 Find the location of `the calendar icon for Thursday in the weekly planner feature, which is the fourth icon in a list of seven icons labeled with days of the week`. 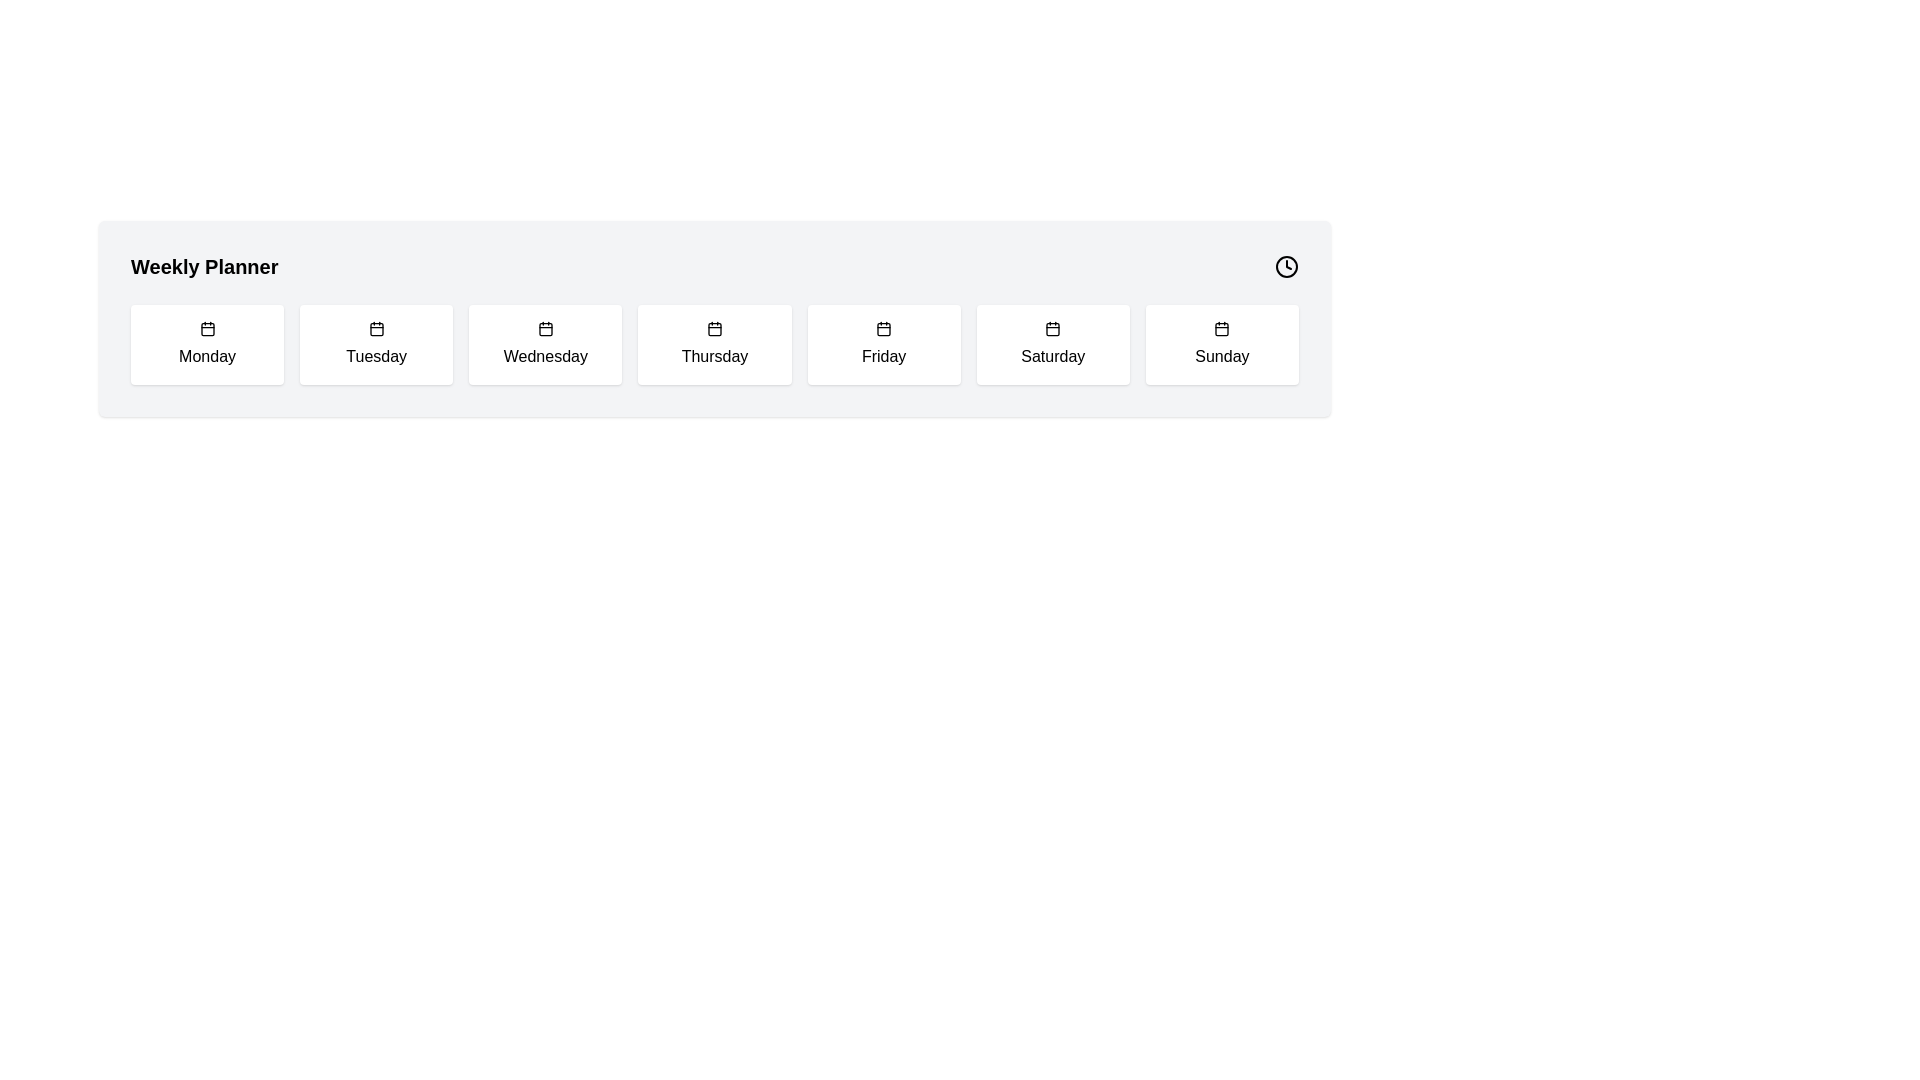

the calendar icon for Thursday in the weekly planner feature, which is the fourth icon in a list of seven icons labeled with days of the week is located at coordinates (715, 327).